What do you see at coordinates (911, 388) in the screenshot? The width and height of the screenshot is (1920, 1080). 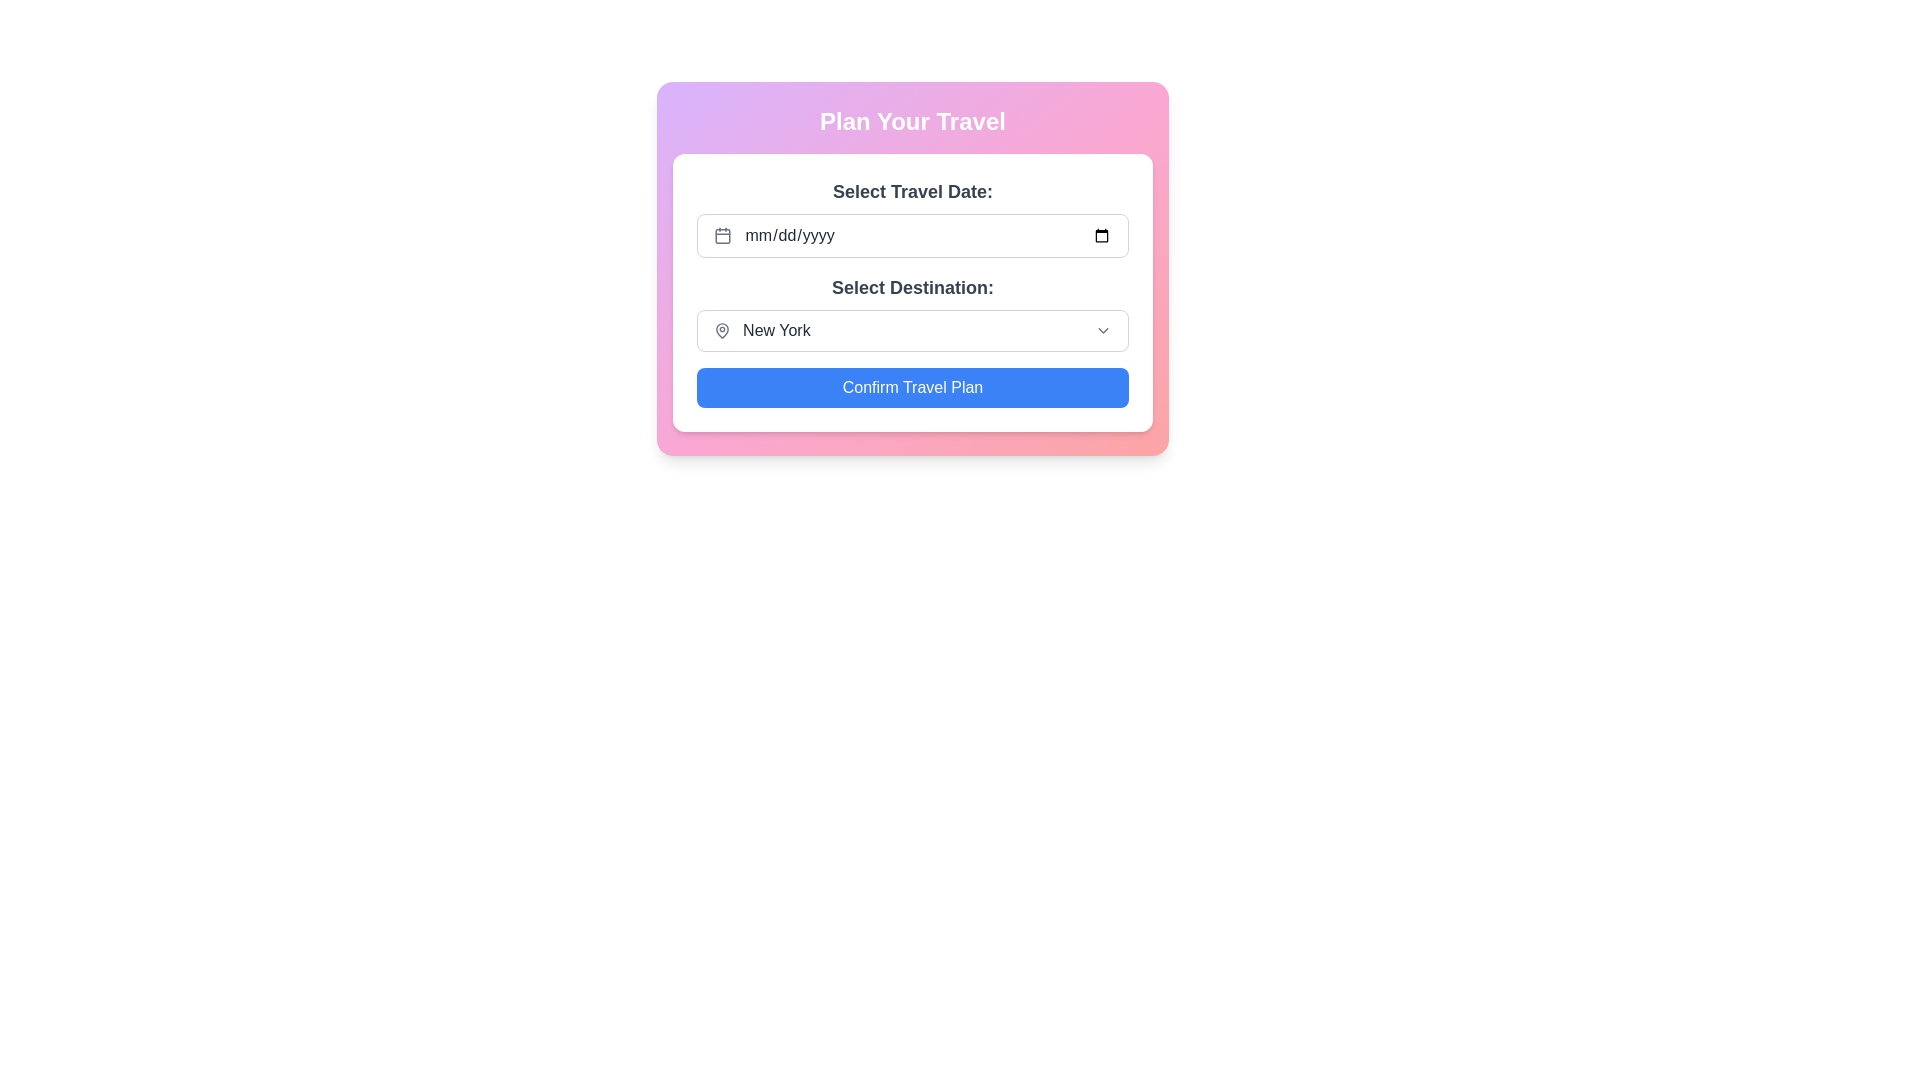 I see `the submit button located at the bottom of the travel plan form` at bounding box center [911, 388].